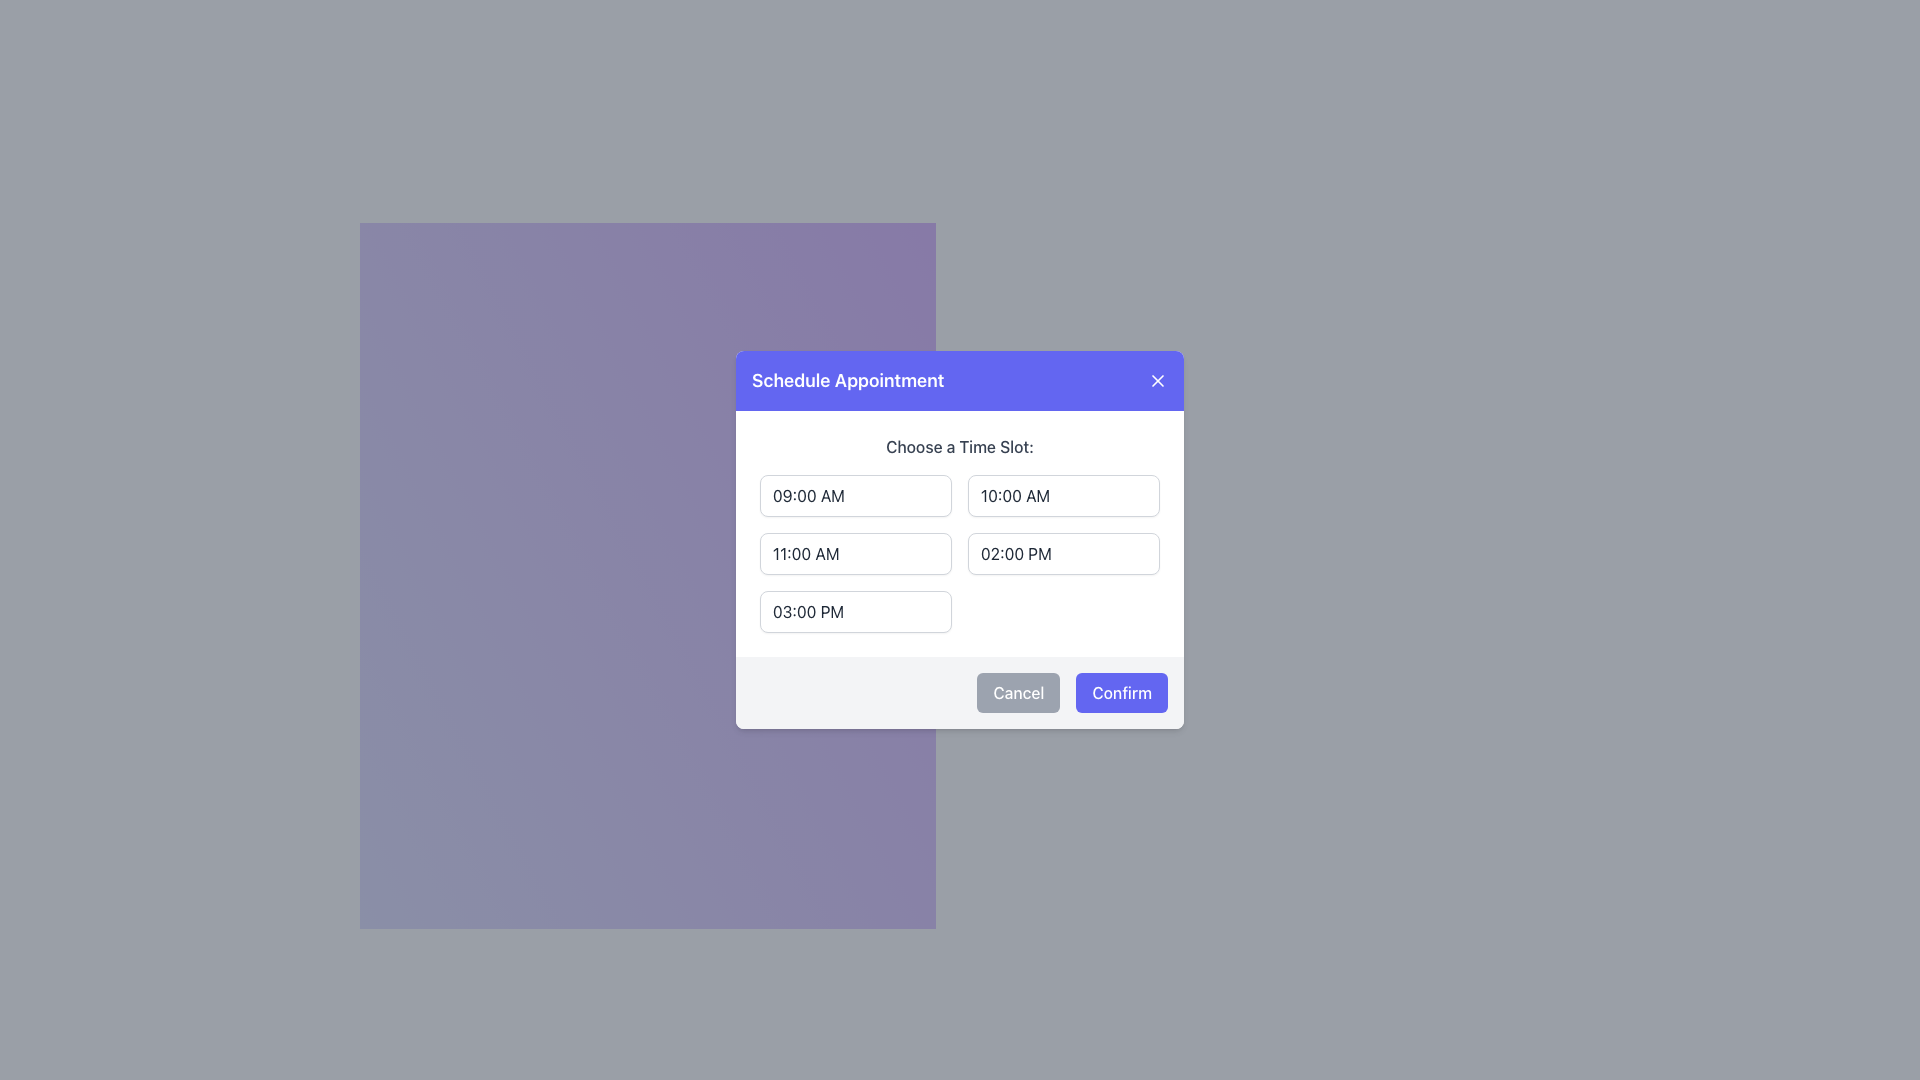 This screenshot has width=1920, height=1080. What do you see at coordinates (1157, 381) in the screenshot?
I see `the close button located at the top-right corner of the modal header titled 'Schedule Appointment'` at bounding box center [1157, 381].